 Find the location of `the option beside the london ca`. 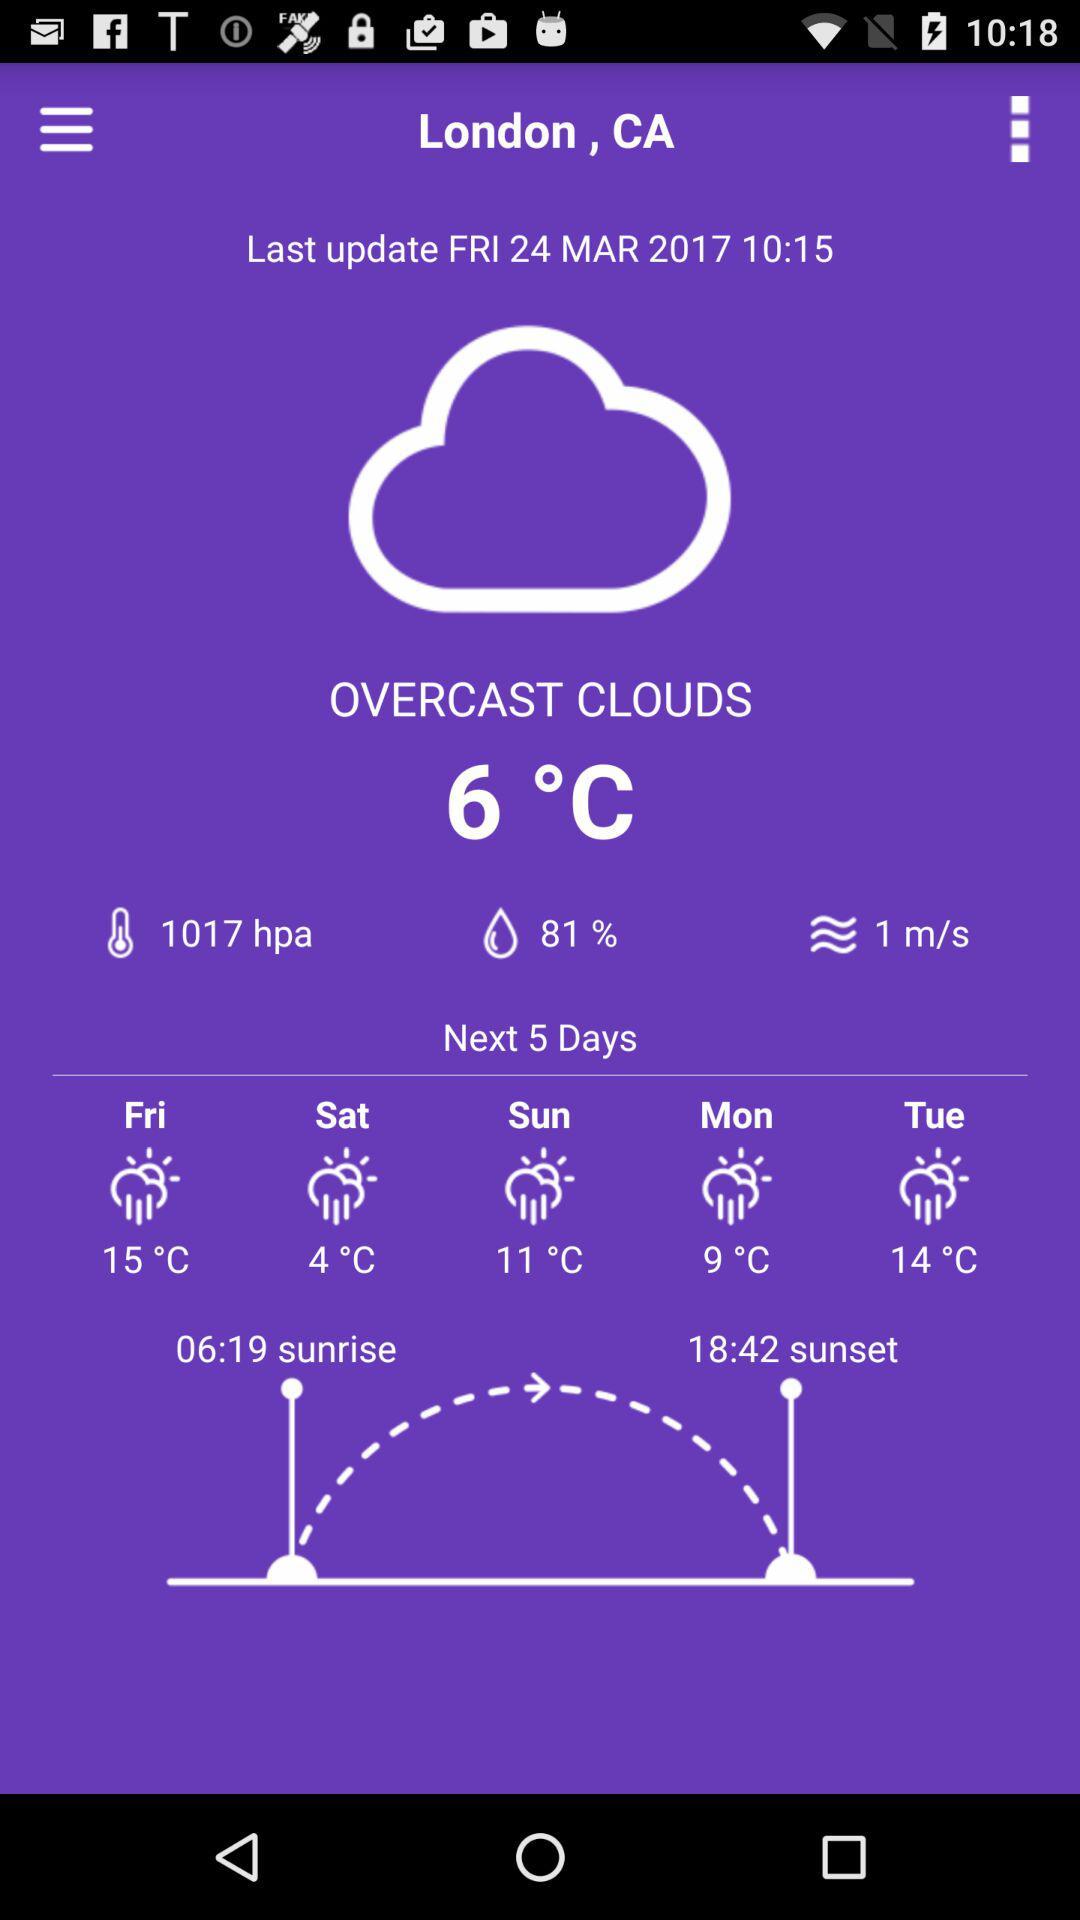

the option beside the london ca is located at coordinates (1019, 128).